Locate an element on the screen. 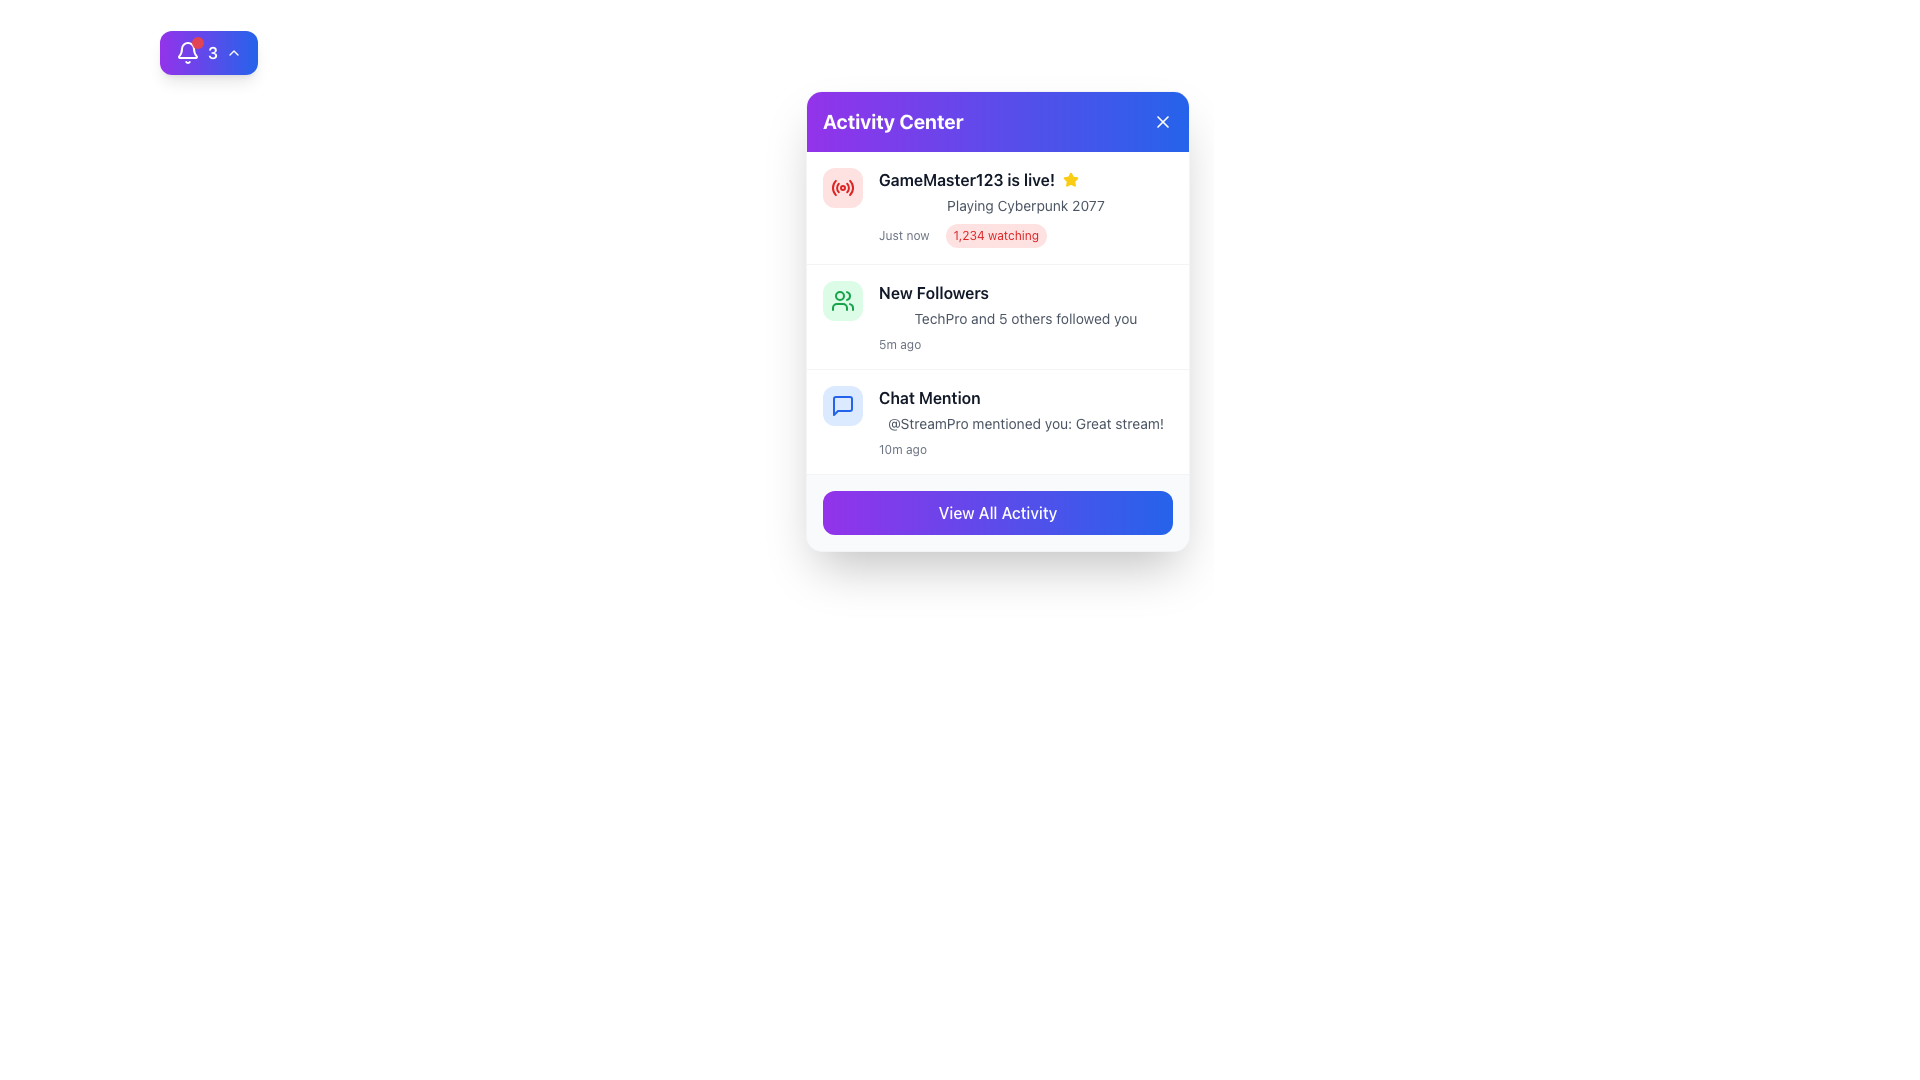 The image size is (1920, 1080). the filled yellow star-shaped icon located to the right of the title 'GameMaster123 is live!' in the activity center popup is located at coordinates (1069, 178).